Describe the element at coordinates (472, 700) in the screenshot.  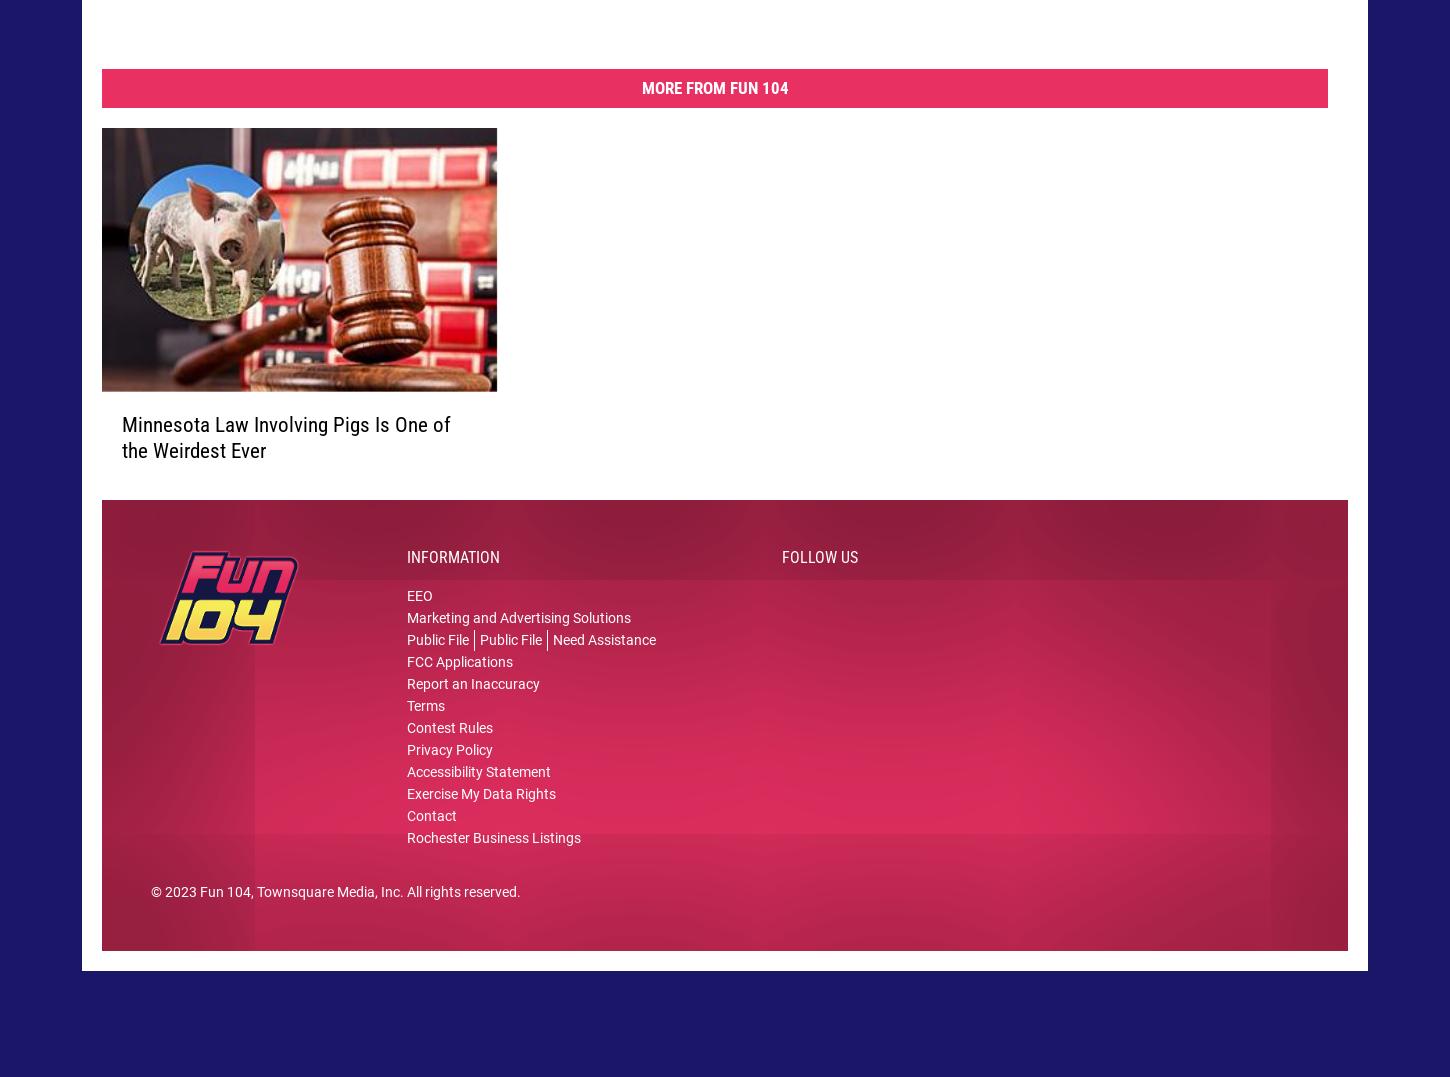
I see `'Report an Inaccuracy'` at that location.